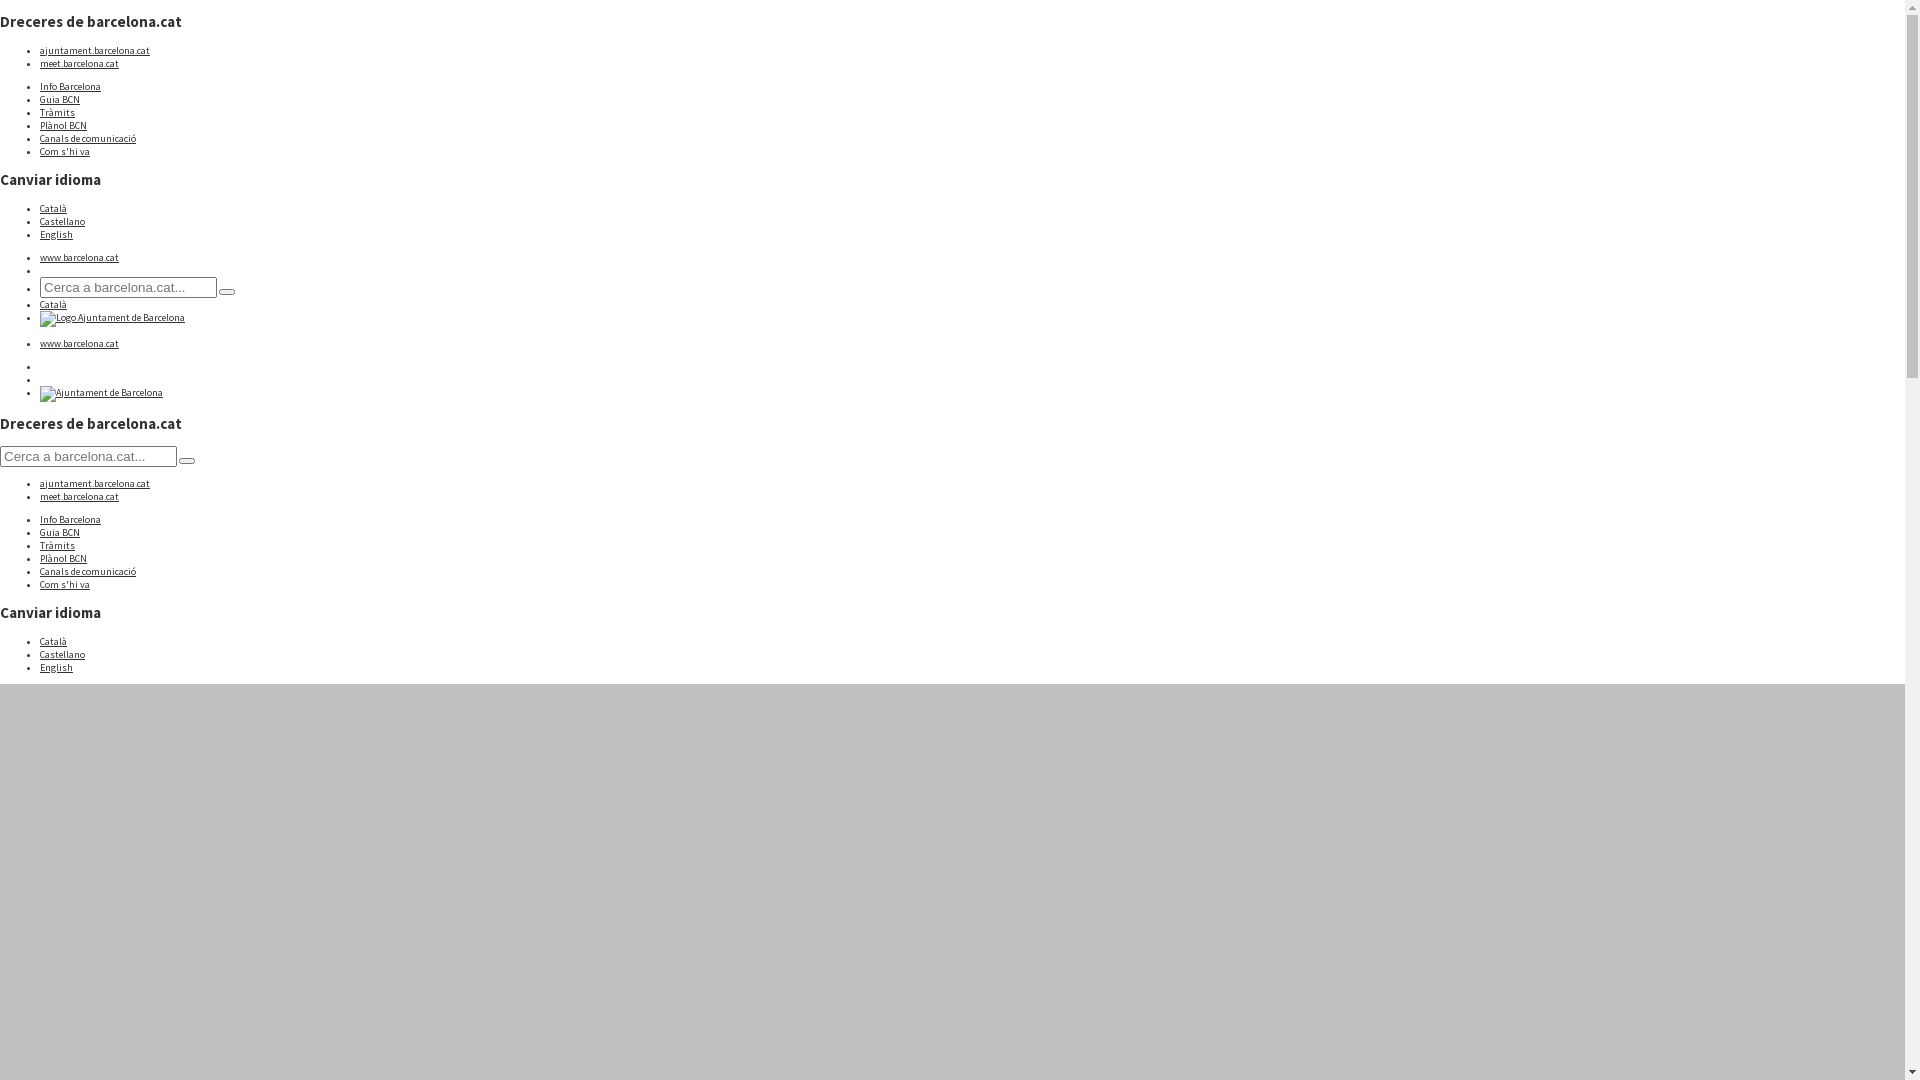  Describe the element at coordinates (226, 292) in the screenshot. I see `'Cerca a barcelona.cat'` at that location.